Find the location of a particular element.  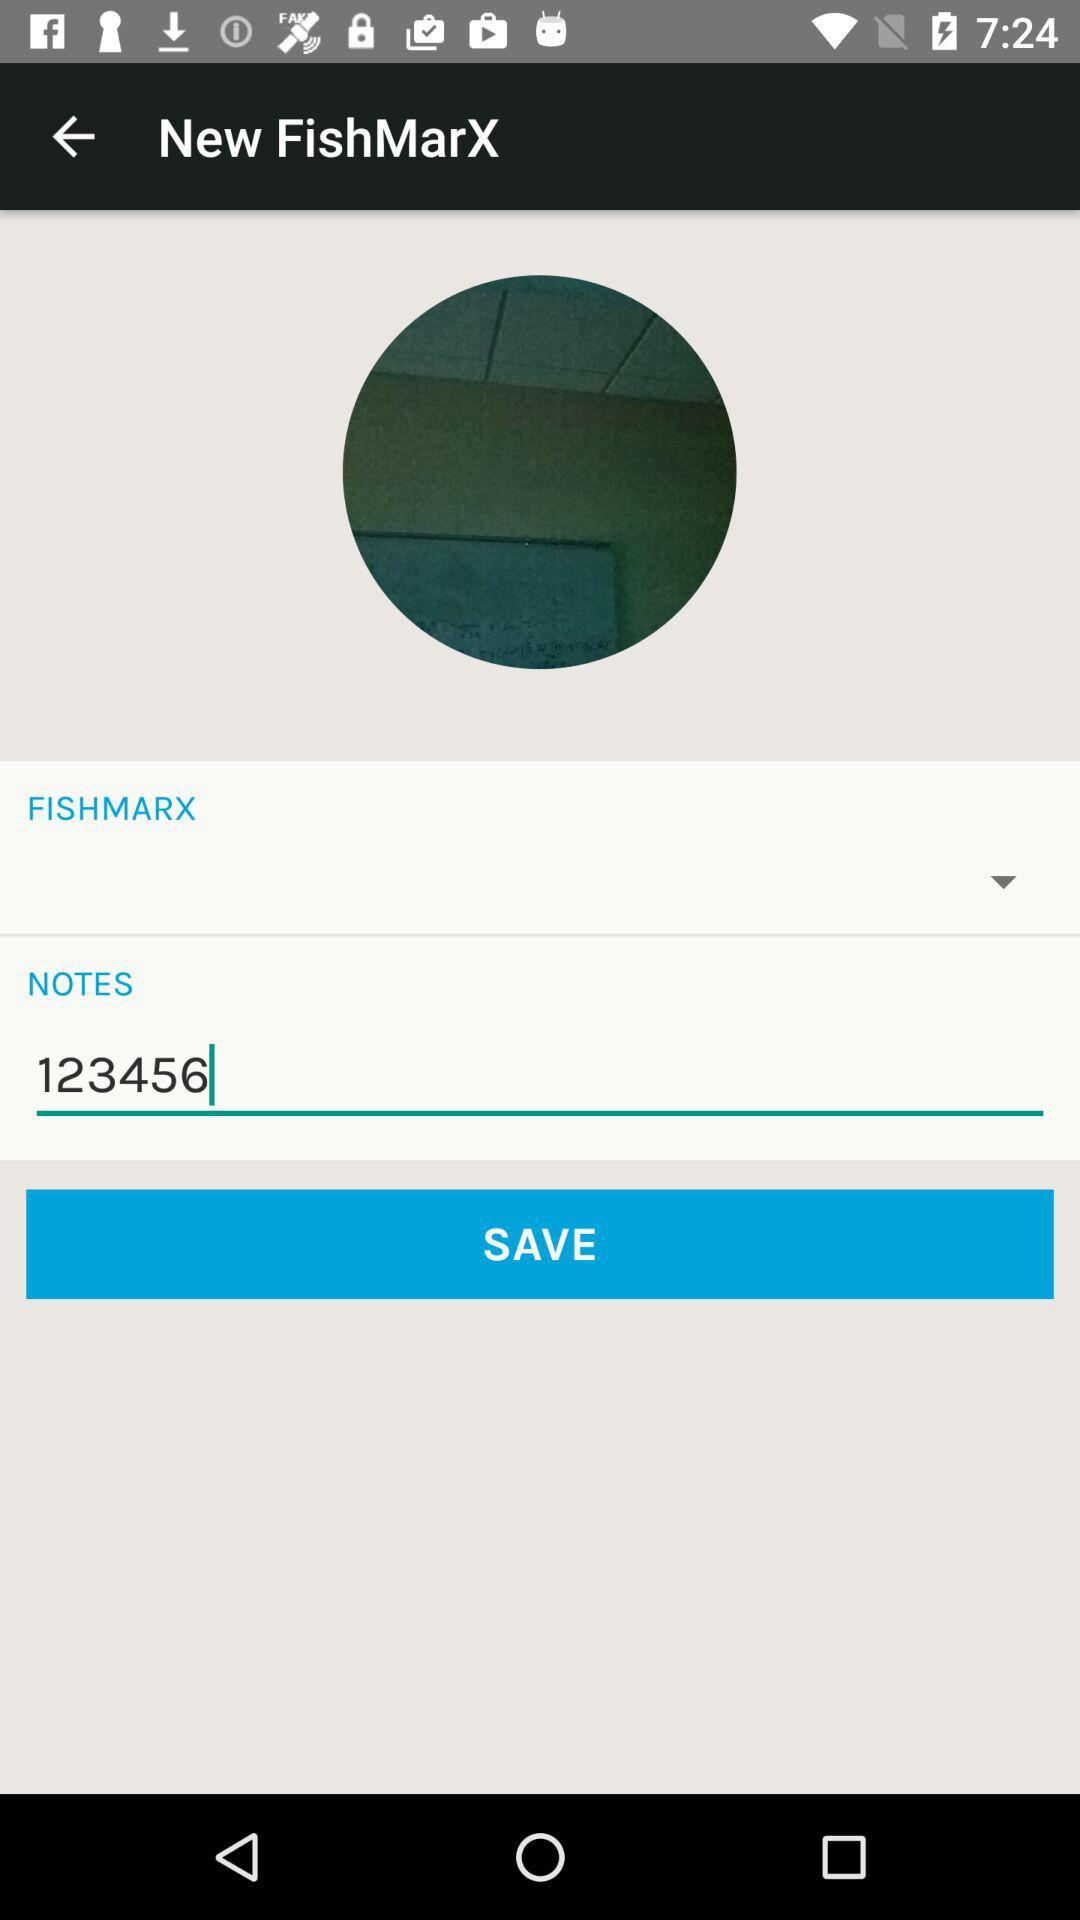

icon below notes icon is located at coordinates (540, 1074).